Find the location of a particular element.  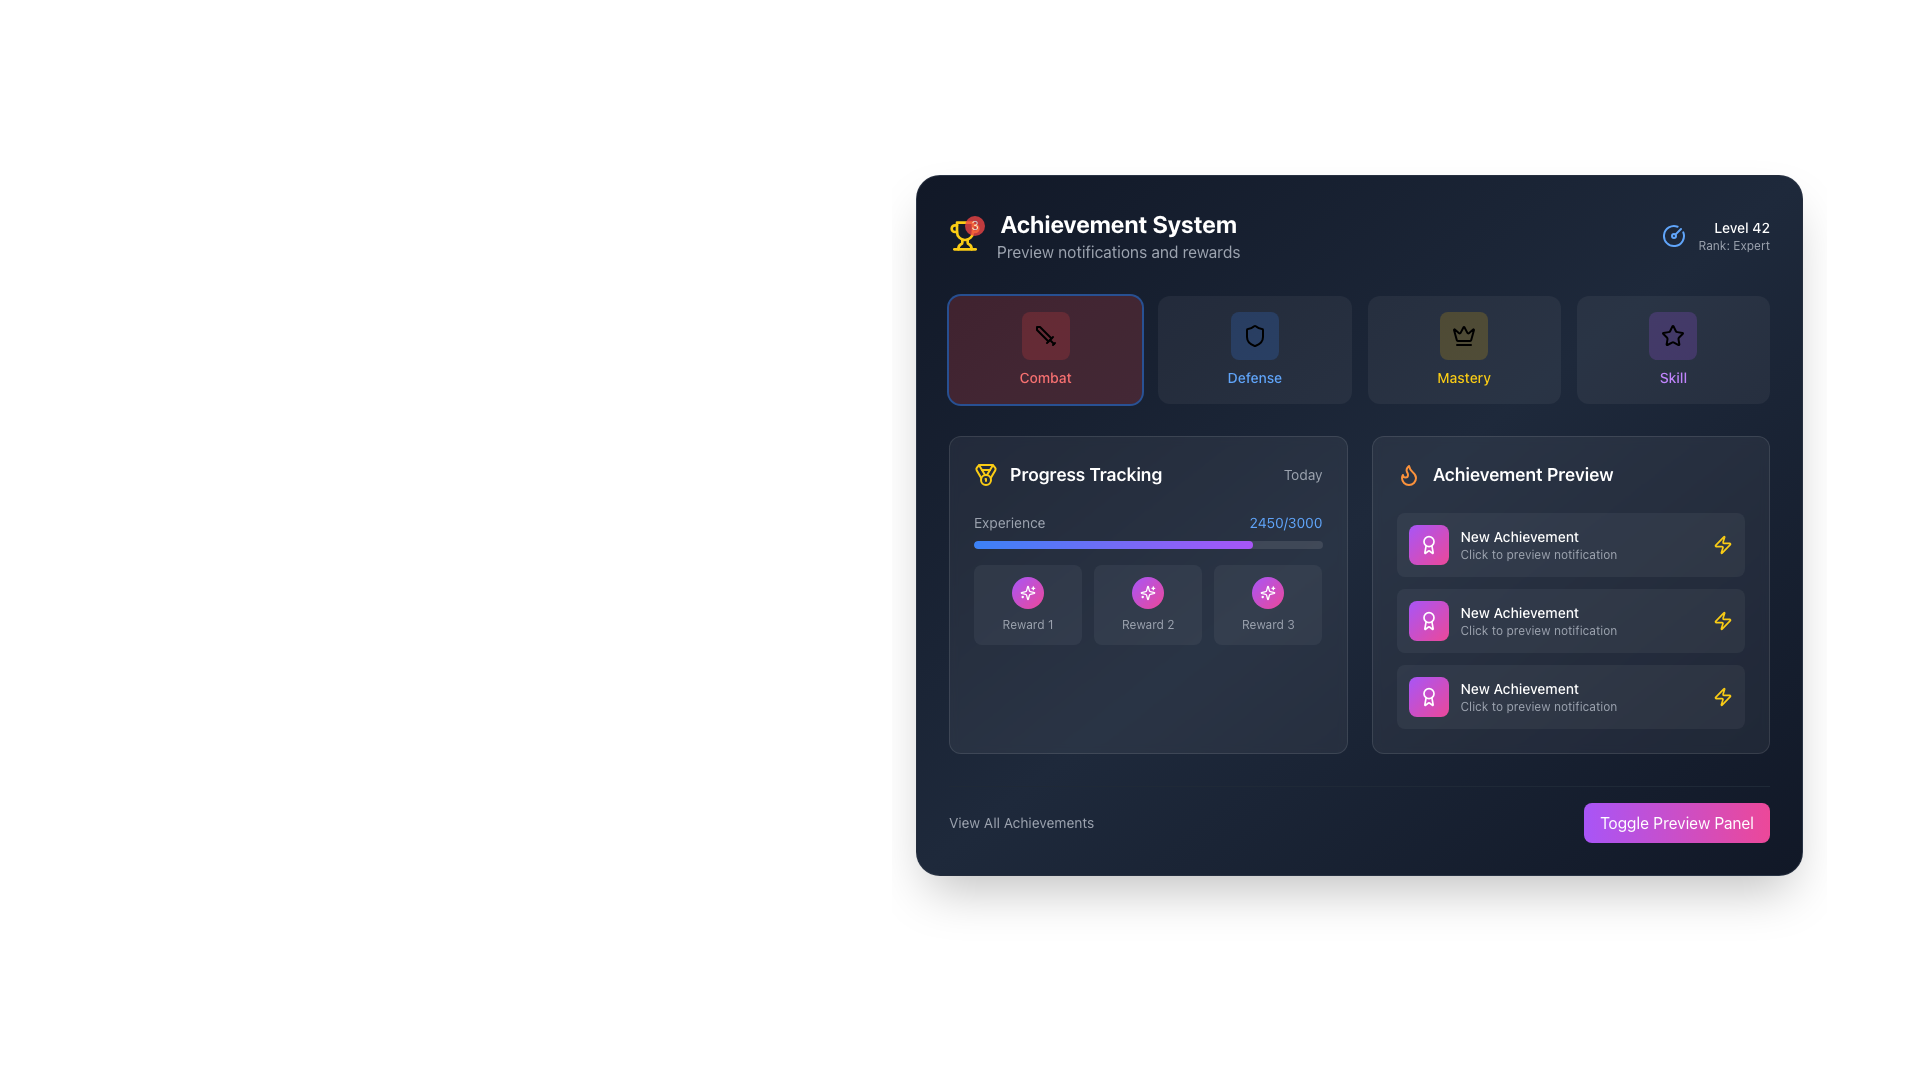

the progress is located at coordinates (1040, 544).